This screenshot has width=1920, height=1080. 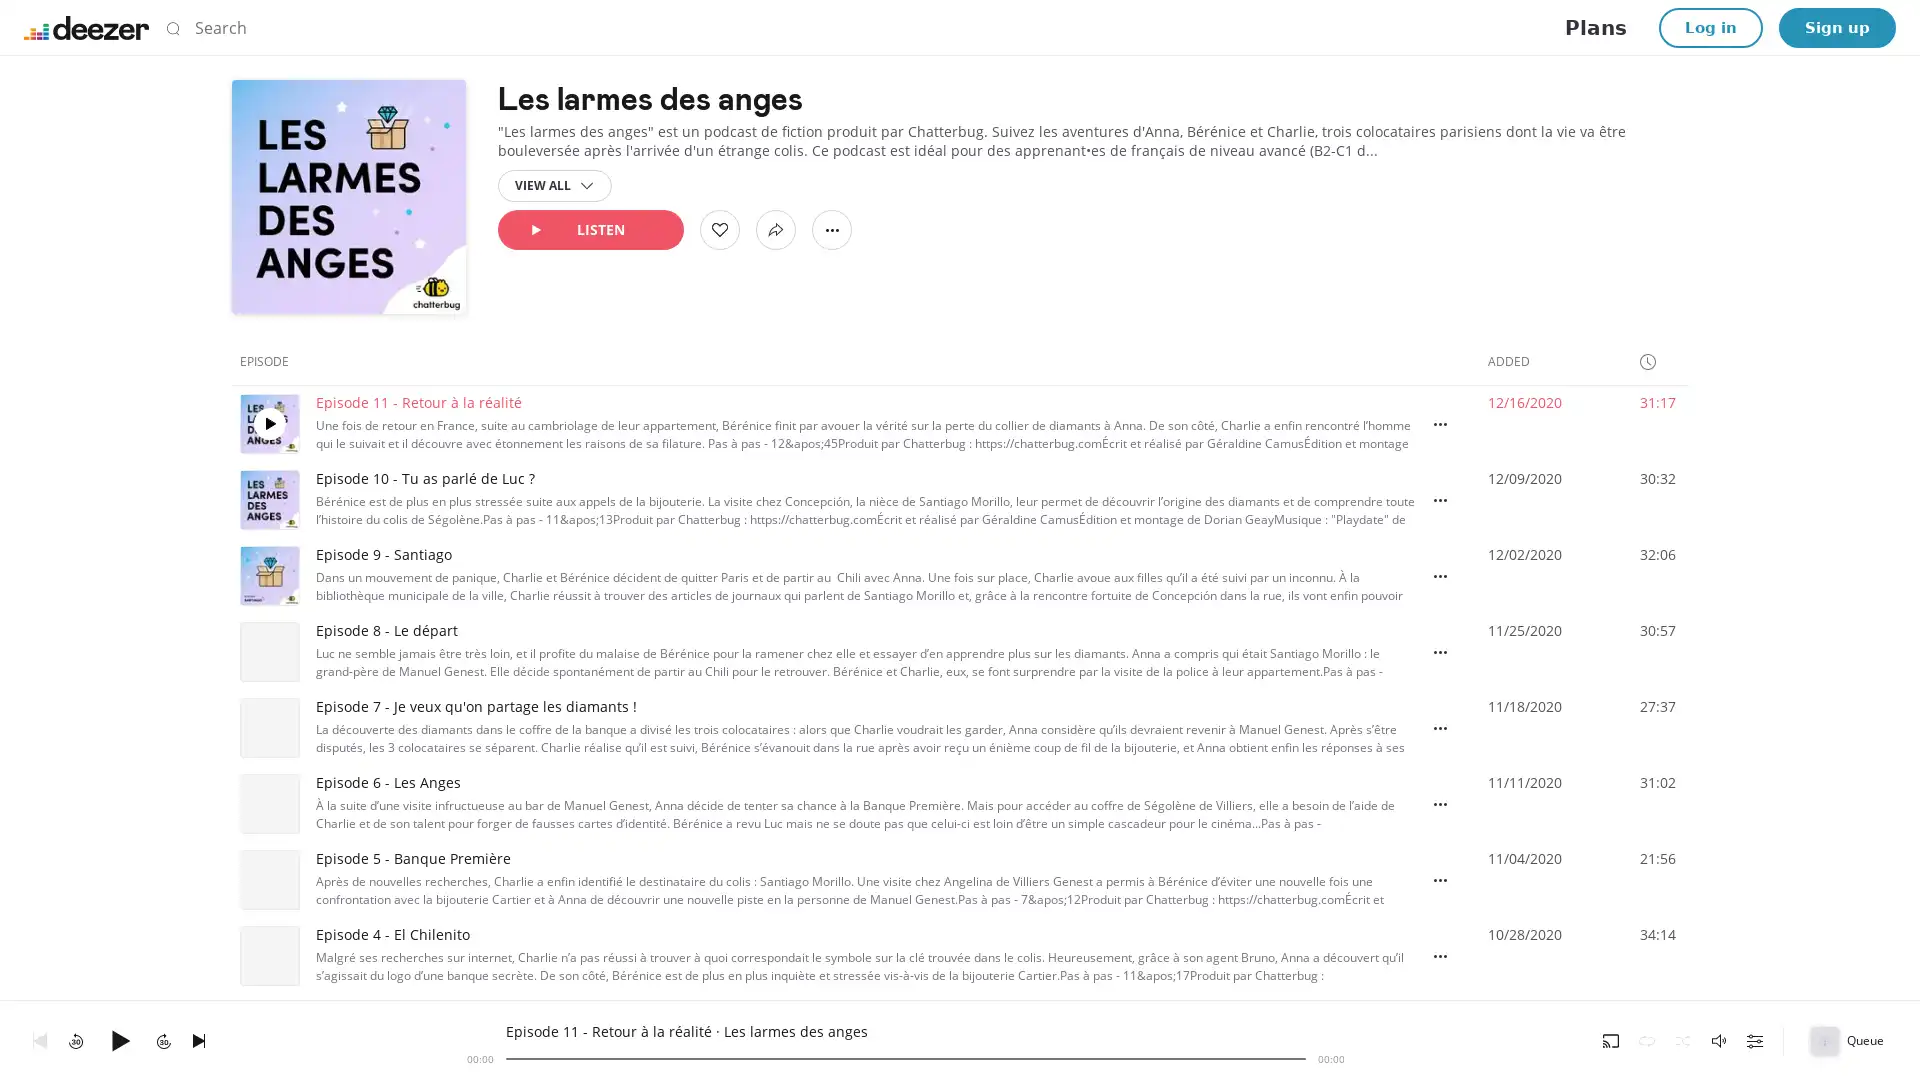 What do you see at coordinates (76, 1039) in the screenshot?
I see `Skip back 30 seconds` at bounding box center [76, 1039].